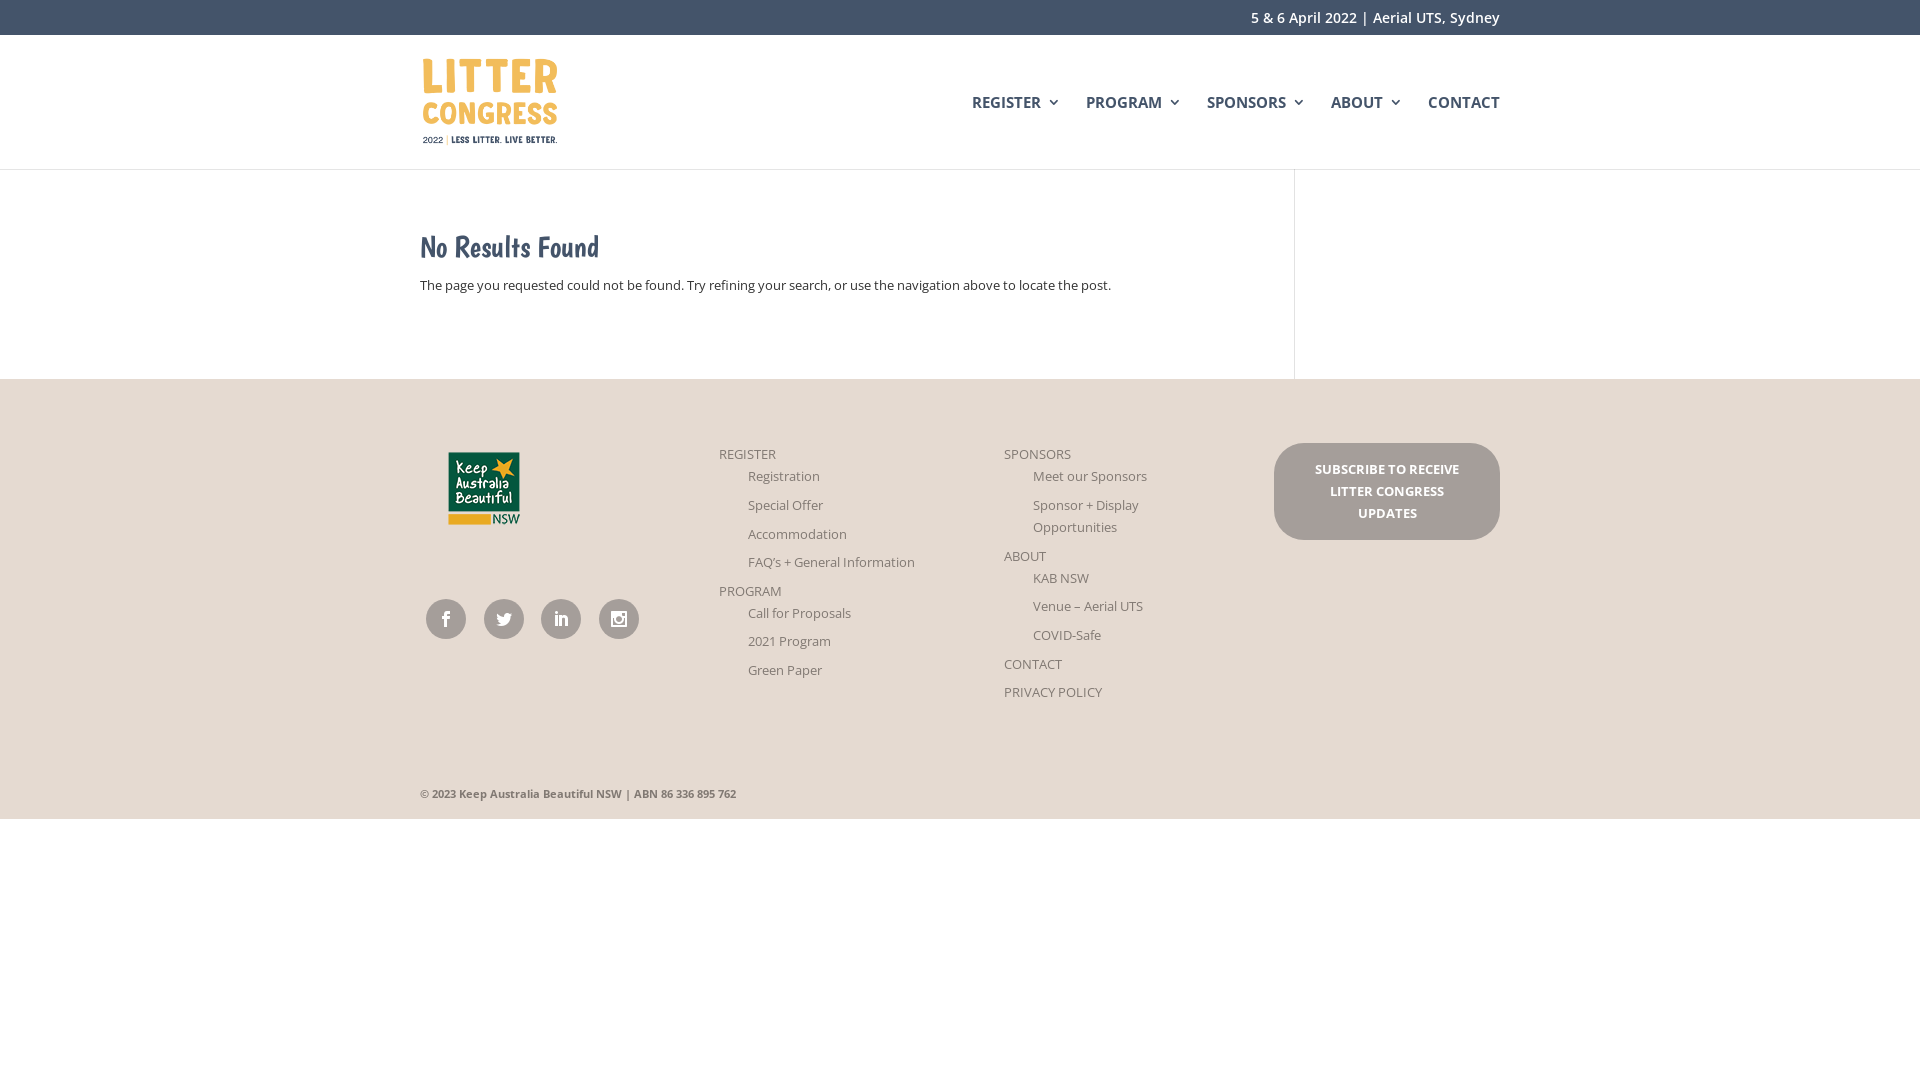 Image resolution: width=1920 pixels, height=1080 pixels. Describe the element at coordinates (1016, 131) in the screenshot. I see `'REGISTER'` at that location.